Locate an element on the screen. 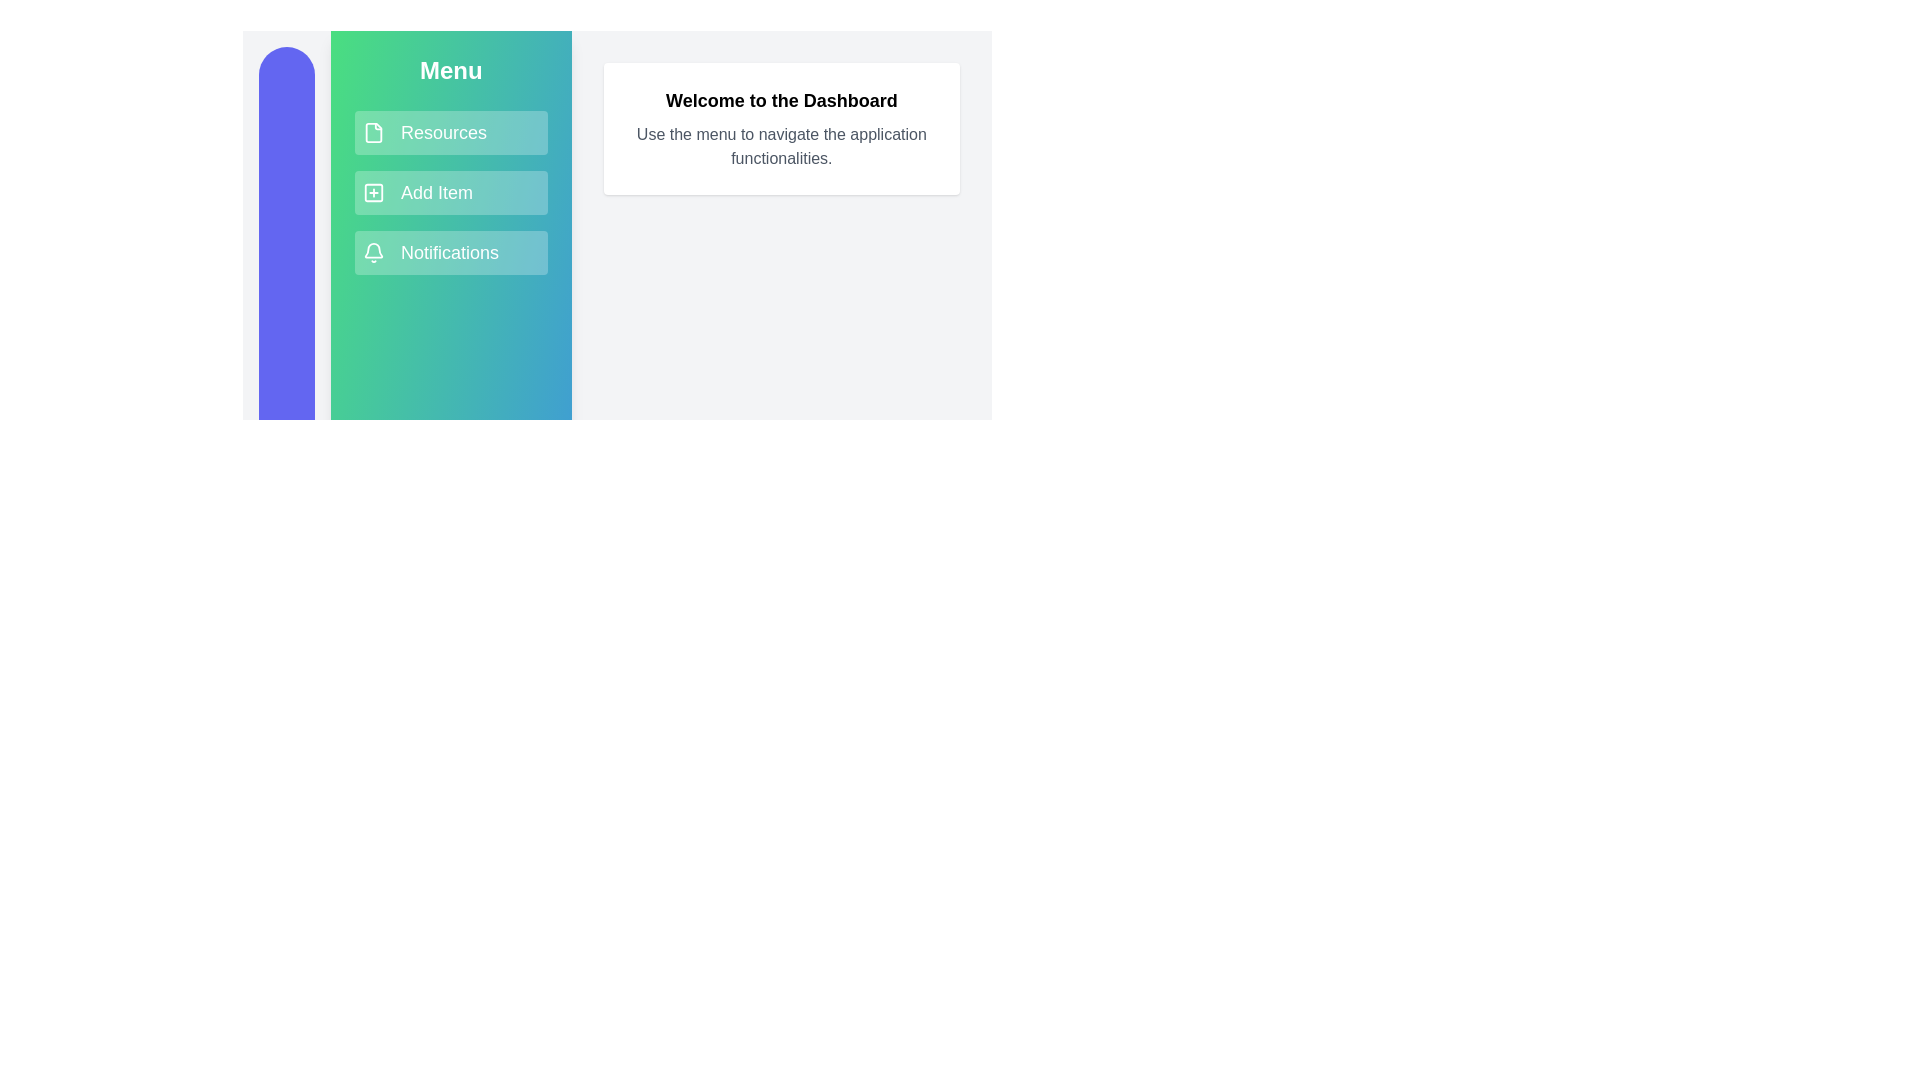  the sidebar header to toggle its visibility is located at coordinates (450, 69).